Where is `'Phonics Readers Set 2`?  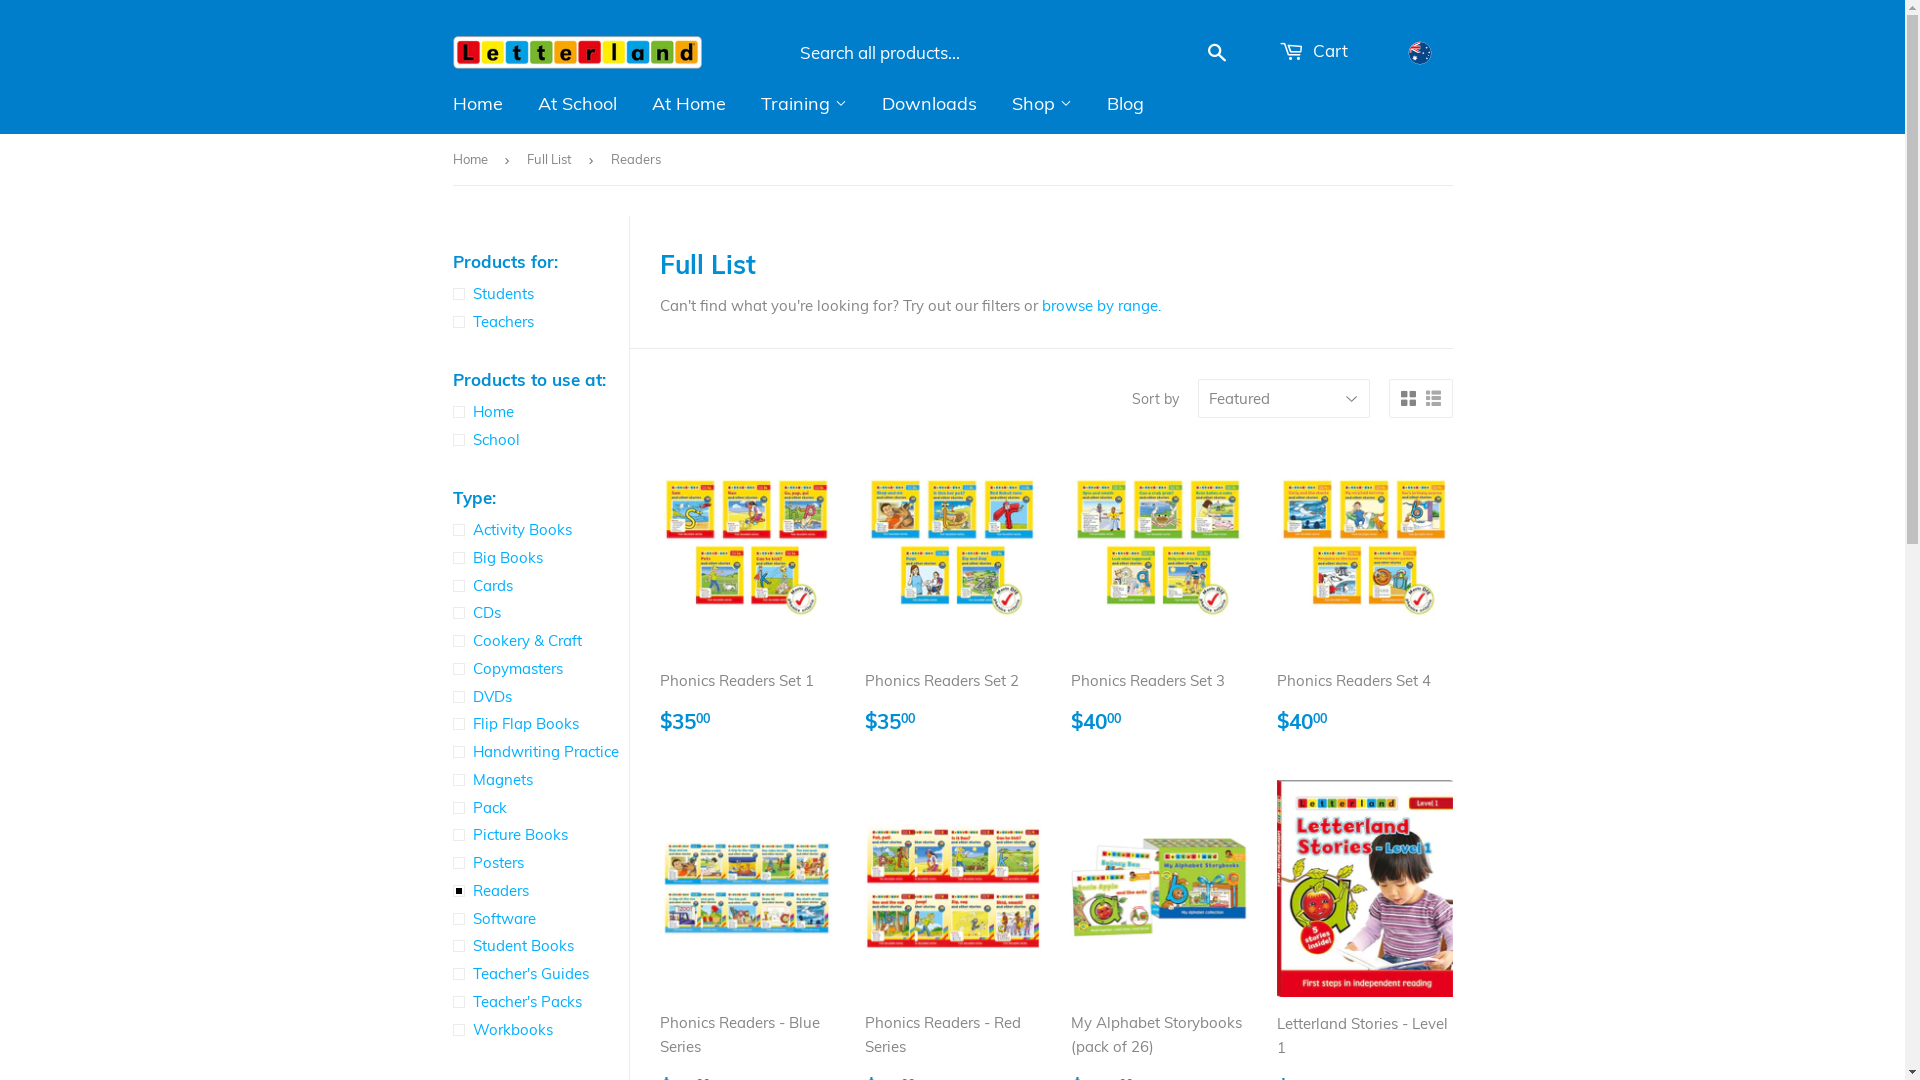 'Phonics Readers Set 2 is located at coordinates (864, 593).